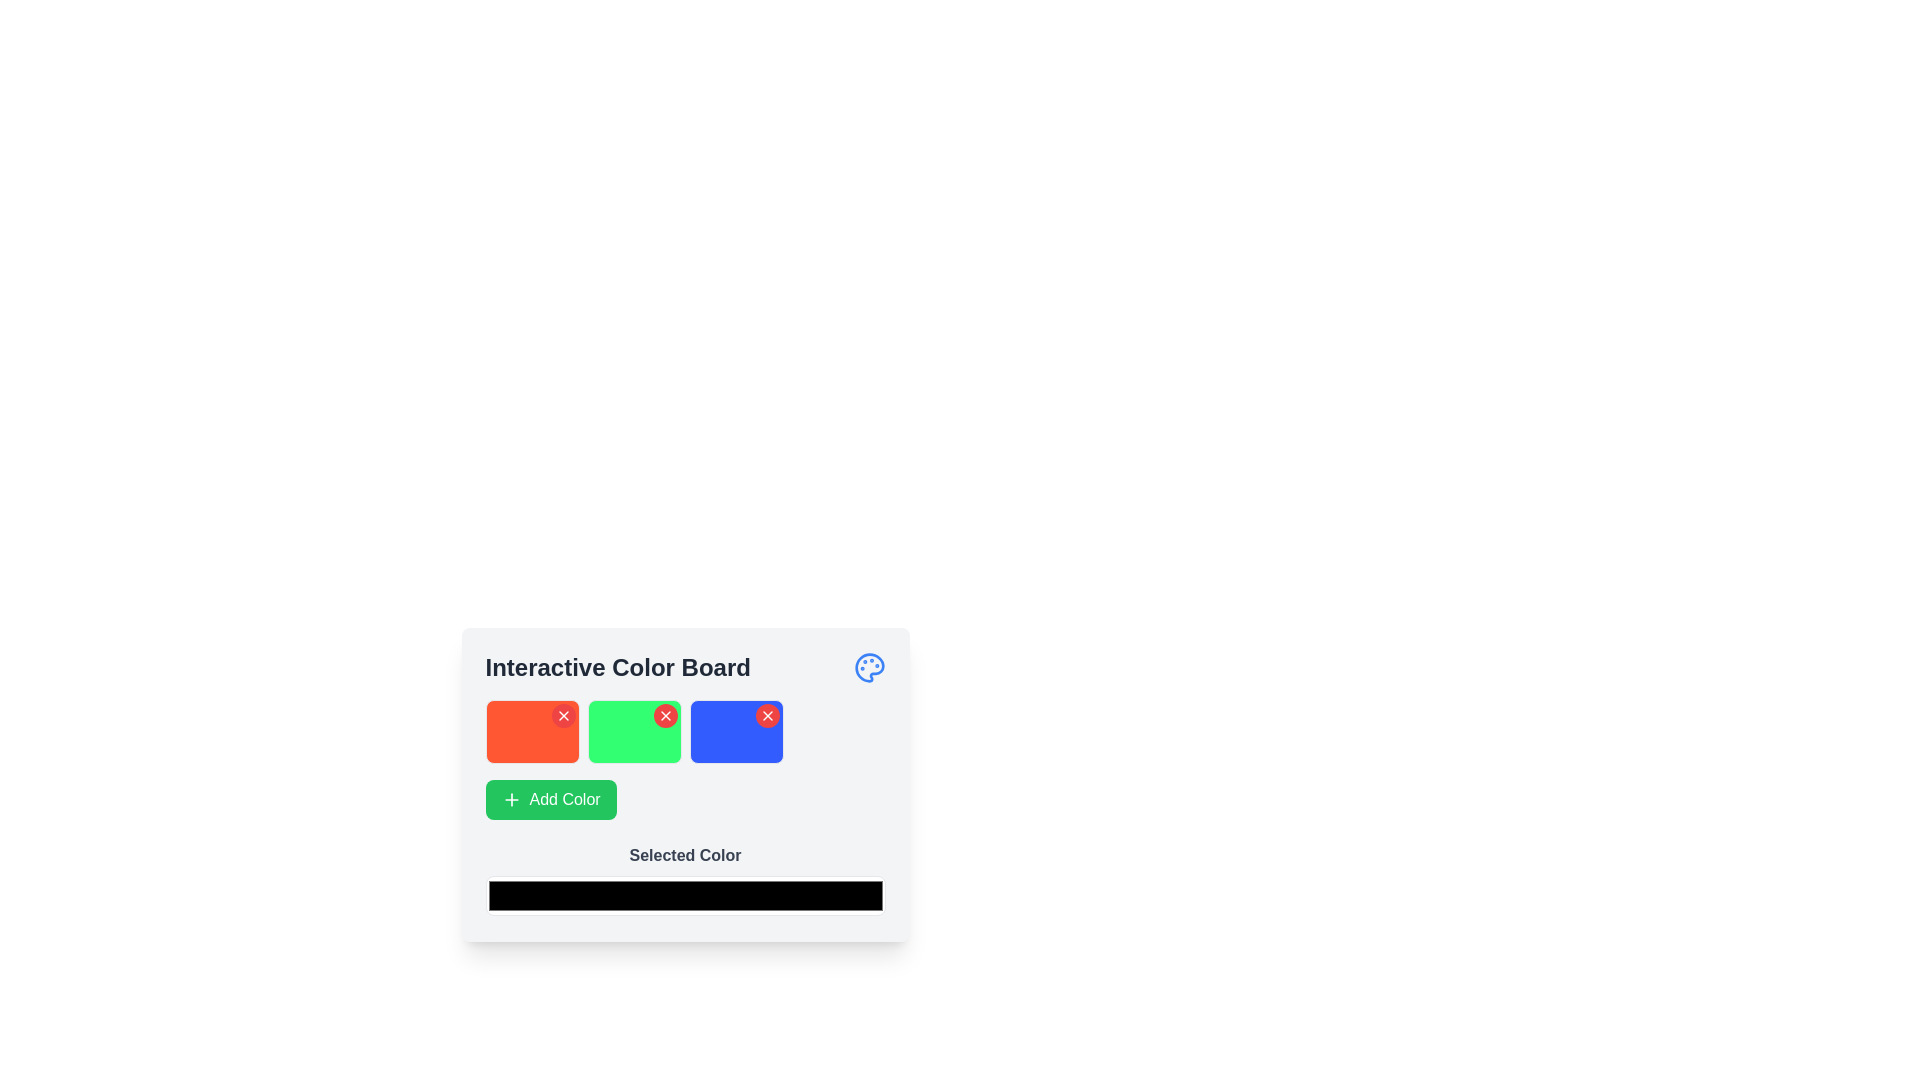 This screenshot has width=1920, height=1080. What do you see at coordinates (685, 855) in the screenshot?
I see `the descriptive label for the color input field, which is centered horizontally above it` at bounding box center [685, 855].